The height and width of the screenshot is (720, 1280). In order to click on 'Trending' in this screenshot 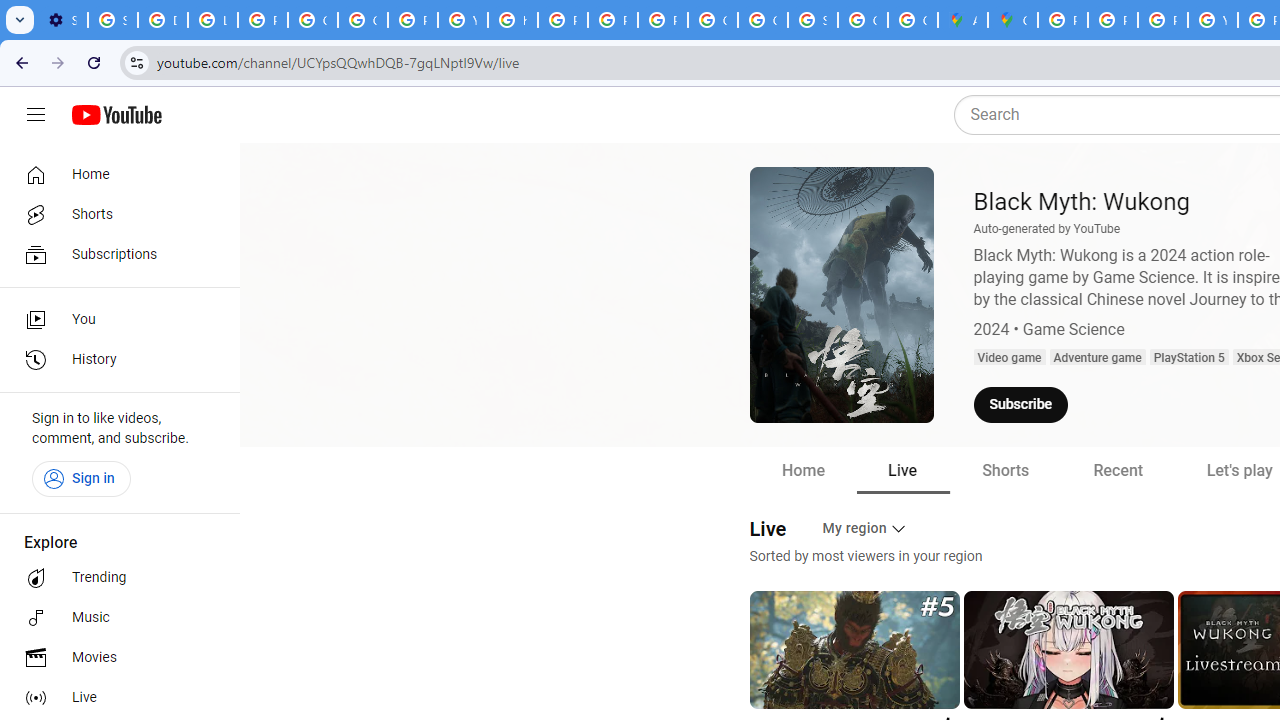, I will do `click(112, 578)`.